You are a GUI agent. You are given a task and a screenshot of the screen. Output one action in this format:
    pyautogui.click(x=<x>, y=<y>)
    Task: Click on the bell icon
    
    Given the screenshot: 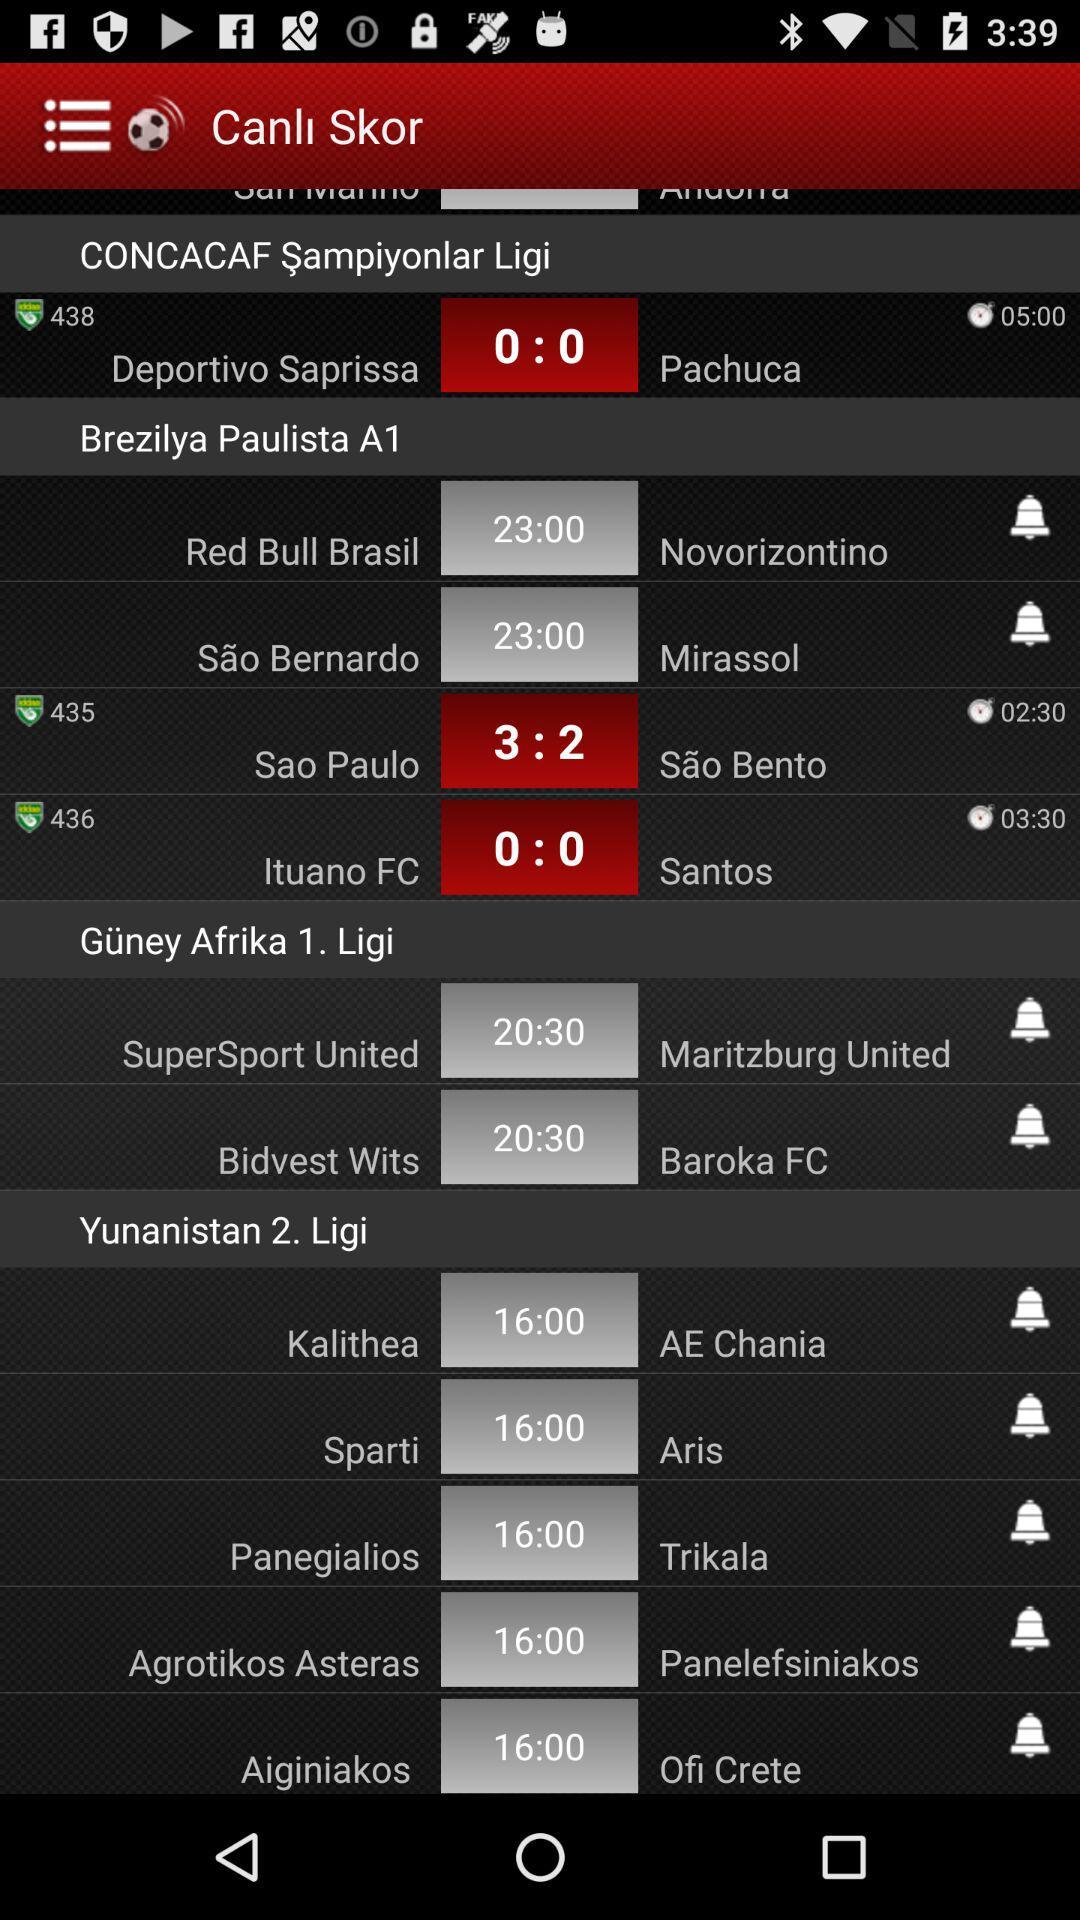 What is the action you would take?
    pyautogui.click(x=1029, y=1734)
    